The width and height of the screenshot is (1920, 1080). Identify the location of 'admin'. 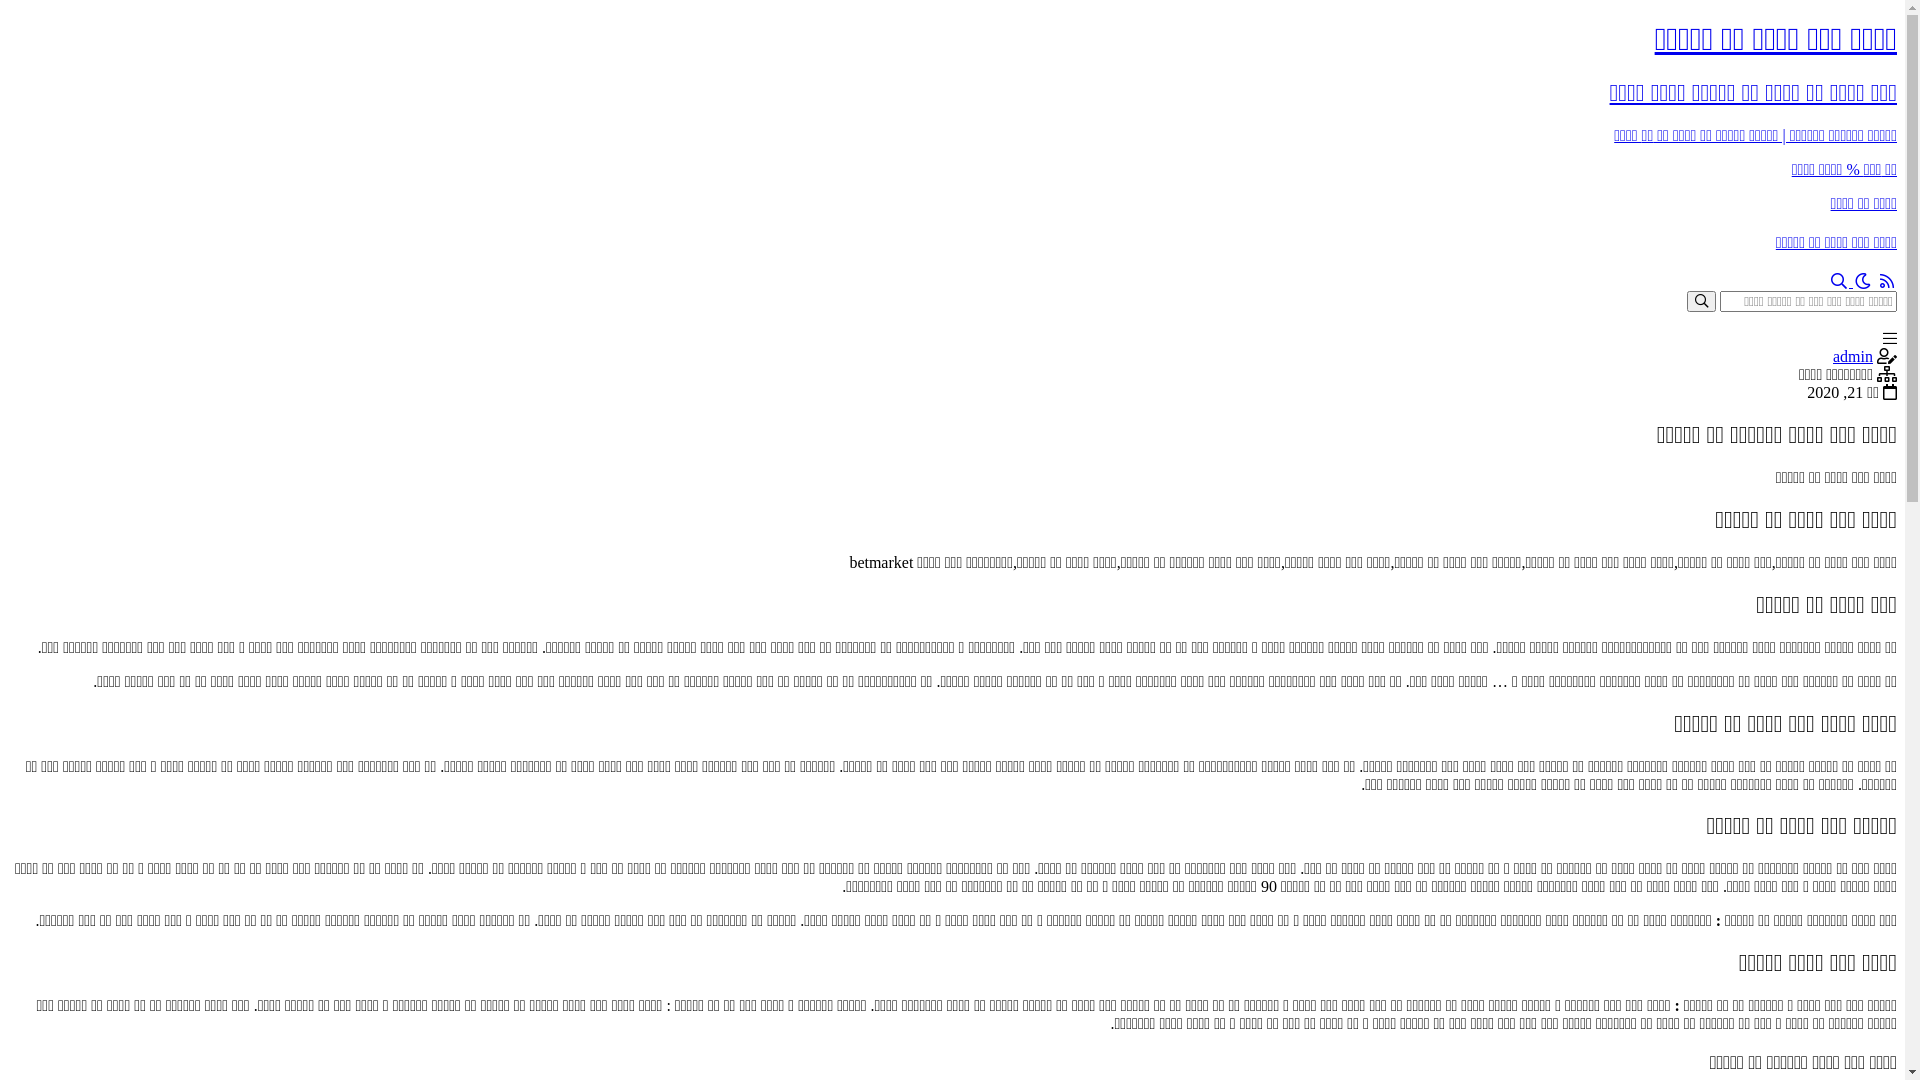
(1851, 355).